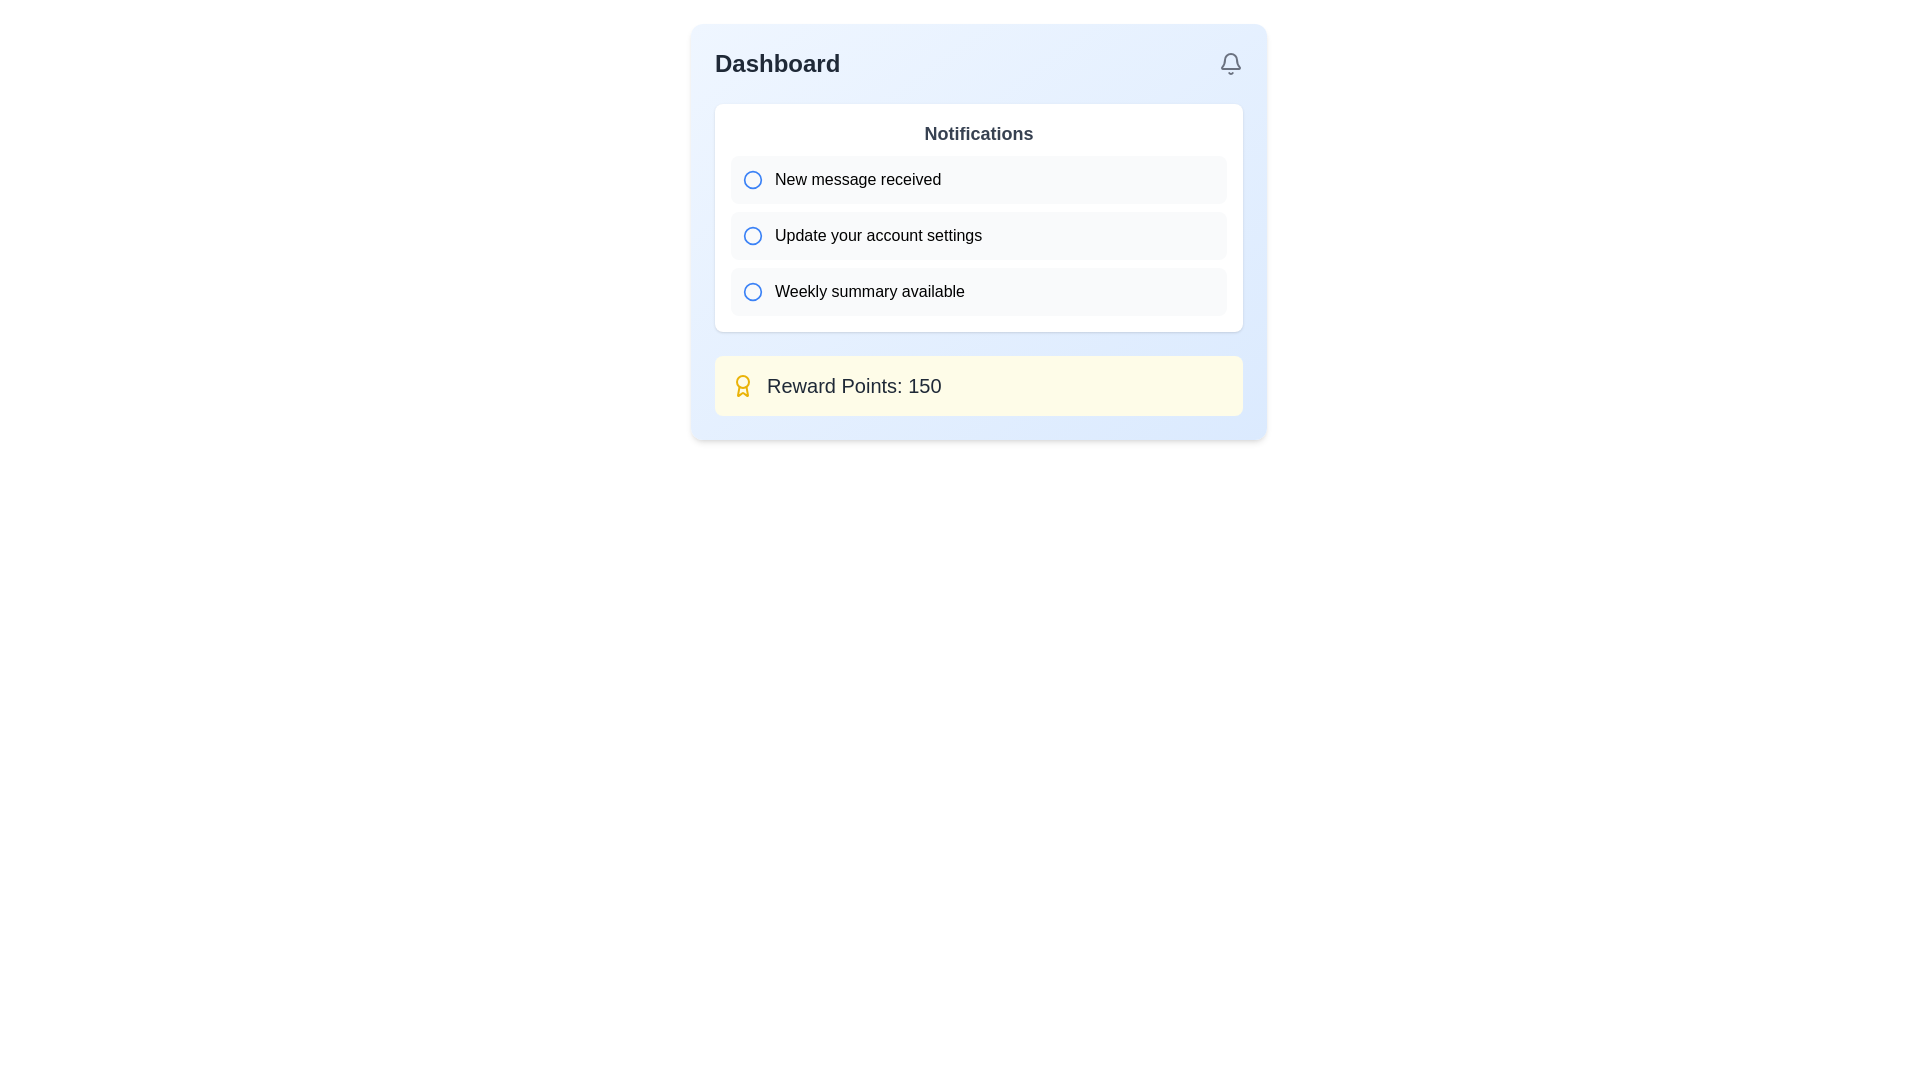  I want to click on the bell-shaped icon segment within the SVG element located in the top right corner of the dashboard UI, so click(1229, 60).